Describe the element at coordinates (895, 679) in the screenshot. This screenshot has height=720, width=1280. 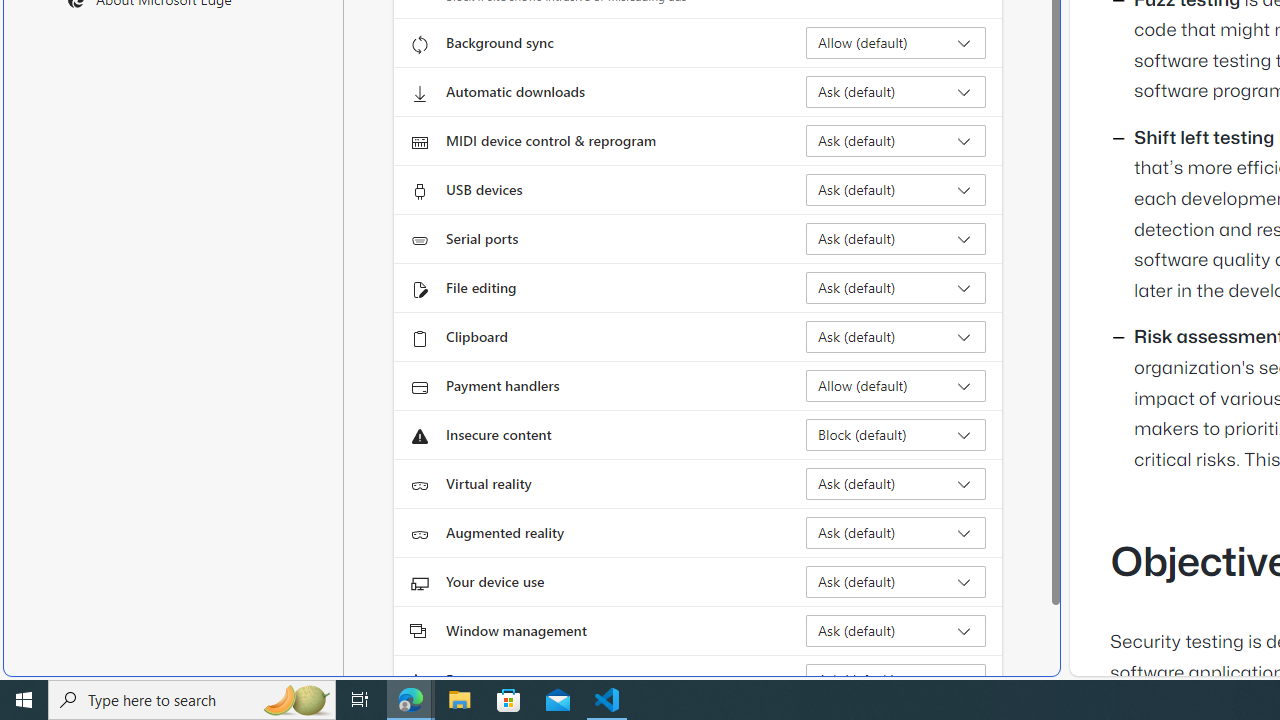
I see `'Fonts Ask (default)'` at that location.